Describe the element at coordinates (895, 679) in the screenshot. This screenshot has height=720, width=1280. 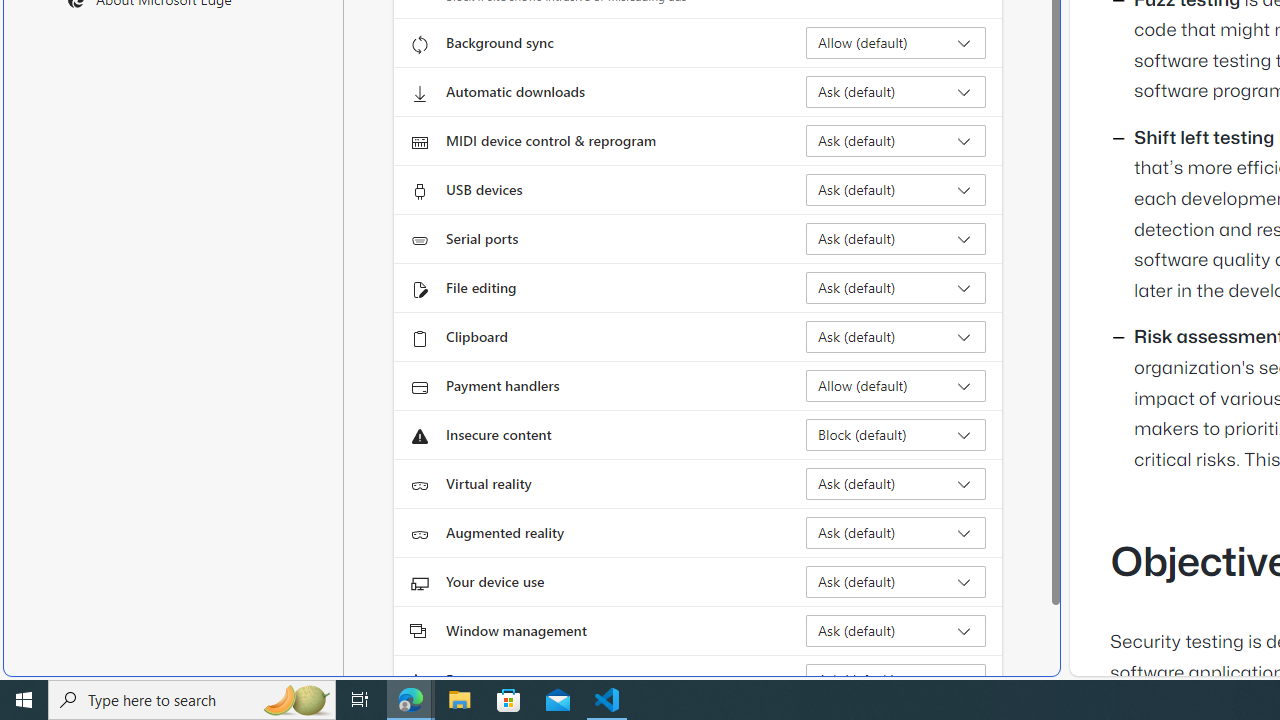
I see `'Fonts Ask (default)'` at that location.